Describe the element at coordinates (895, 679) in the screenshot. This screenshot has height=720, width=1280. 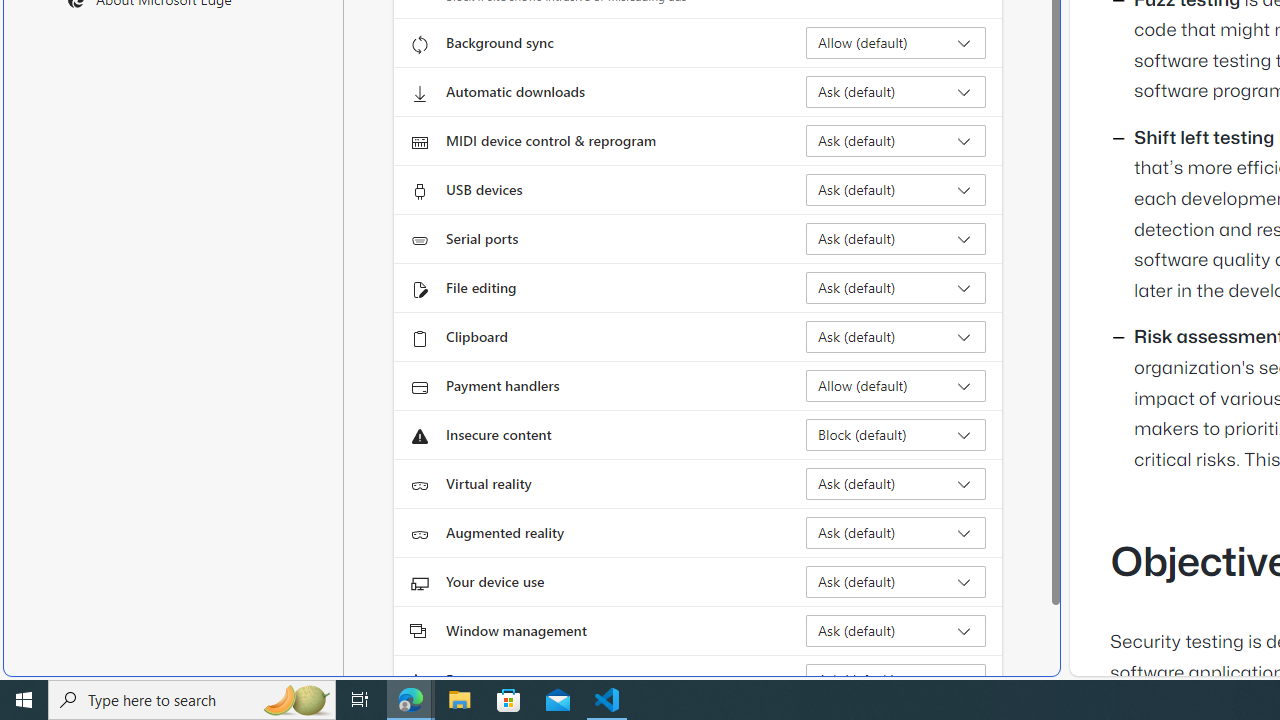
I see `'Fonts Ask (default)'` at that location.